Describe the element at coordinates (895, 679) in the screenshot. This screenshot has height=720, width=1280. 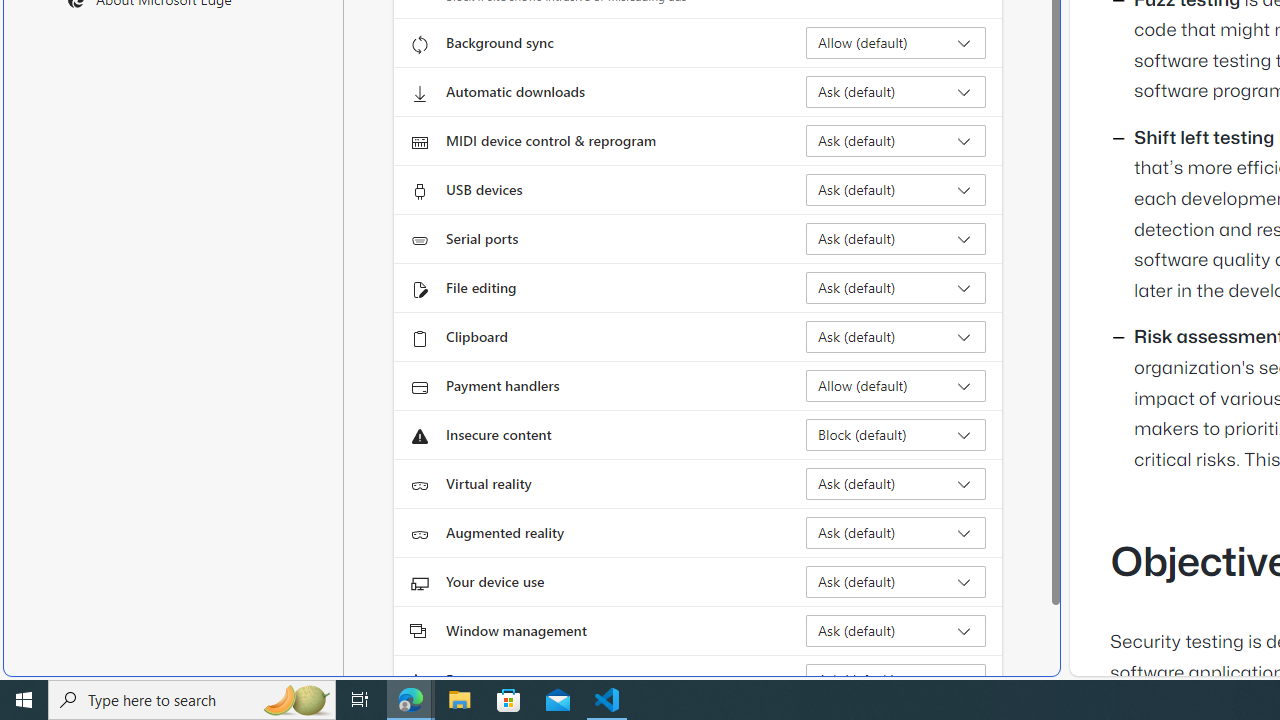
I see `'Fonts Ask (default)'` at that location.